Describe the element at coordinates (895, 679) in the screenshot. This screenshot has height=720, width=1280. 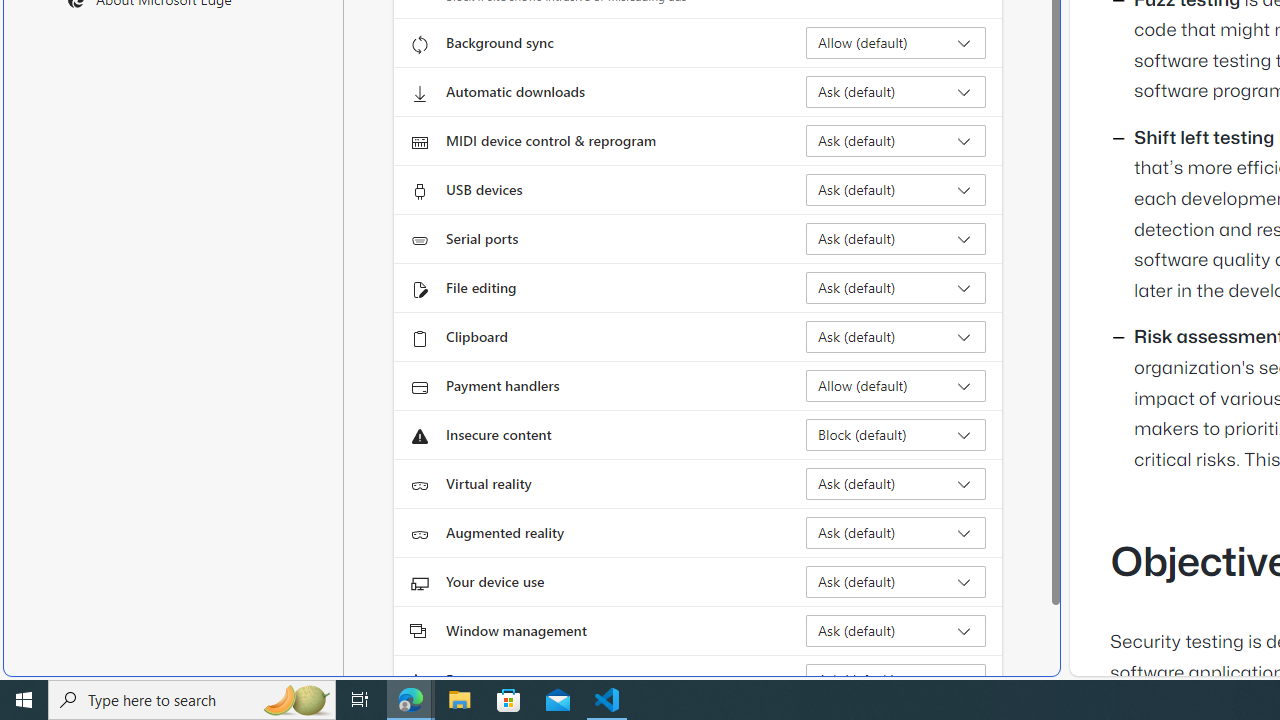
I see `'Fonts Ask (default)'` at that location.